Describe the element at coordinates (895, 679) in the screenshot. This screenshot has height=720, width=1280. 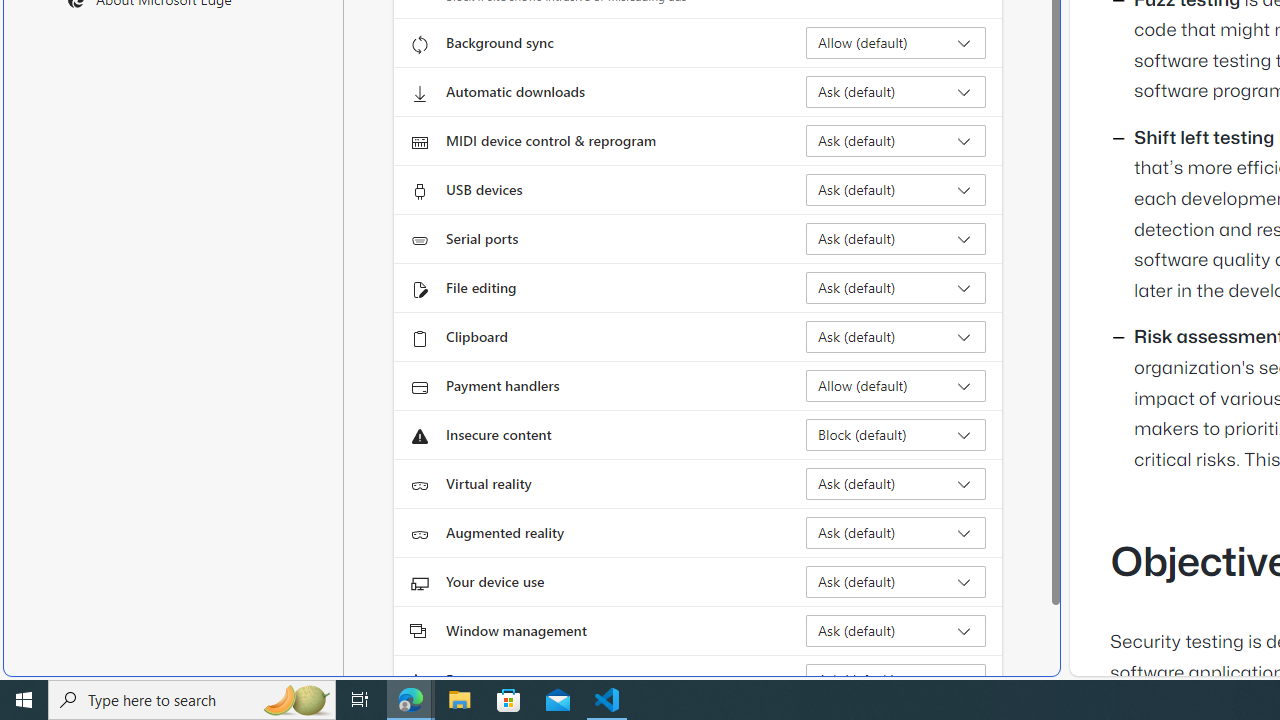
I see `'Fonts Ask (default)'` at that location.